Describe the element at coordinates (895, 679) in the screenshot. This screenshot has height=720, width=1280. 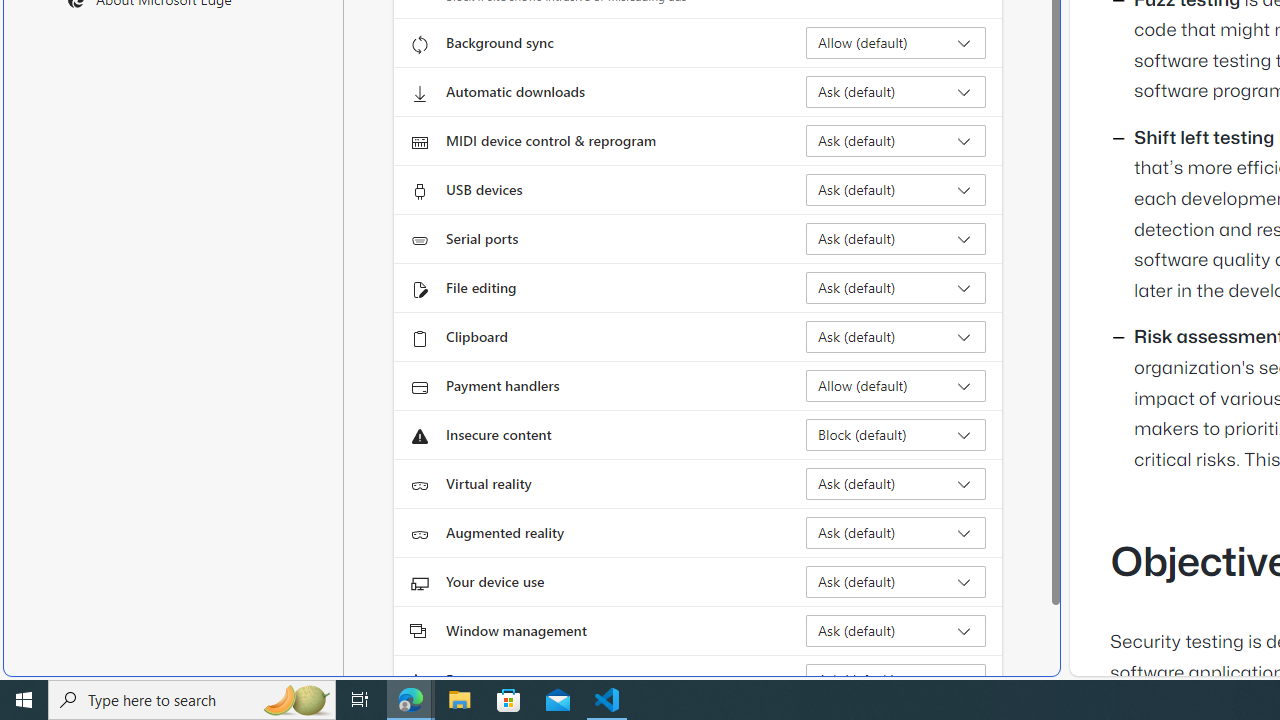
I see `'Fonts Ask (default)'` at that location.